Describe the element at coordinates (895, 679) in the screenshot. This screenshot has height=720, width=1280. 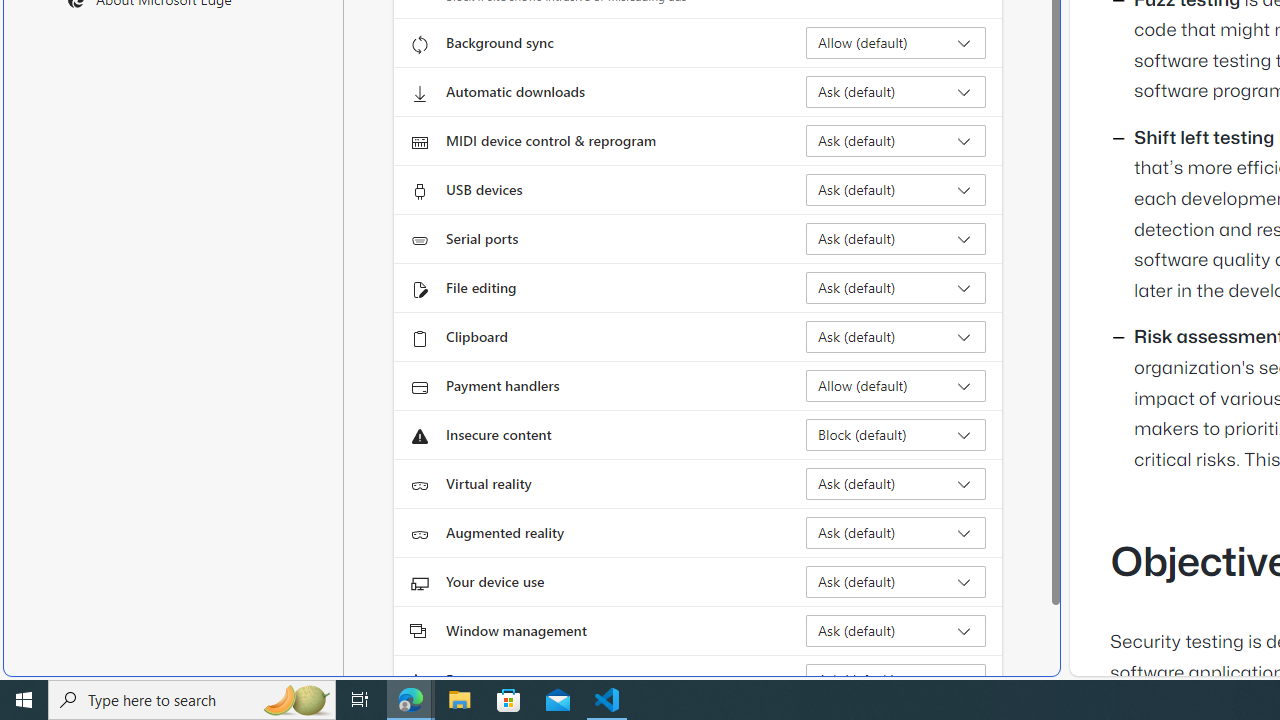
I see `'Fonts Ask (default)'` at that location.